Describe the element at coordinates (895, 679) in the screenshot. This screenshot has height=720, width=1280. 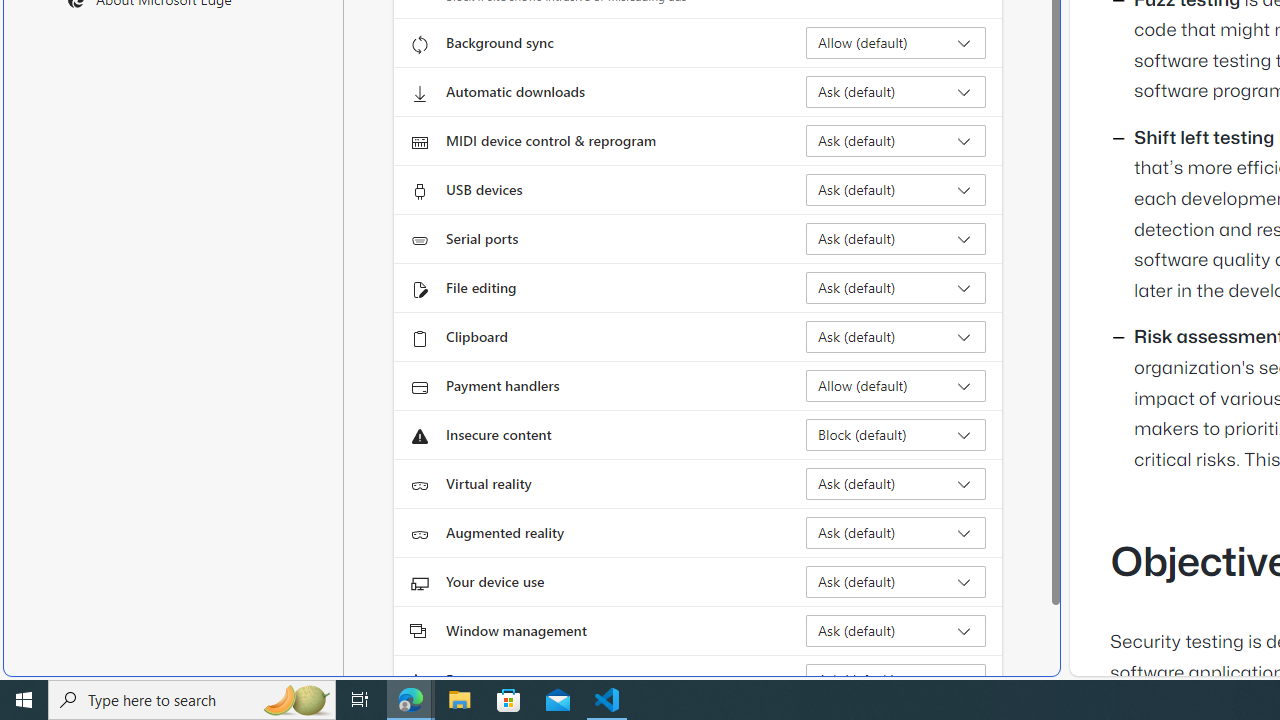
I see `'Fonts Ask (default)'` at that location.